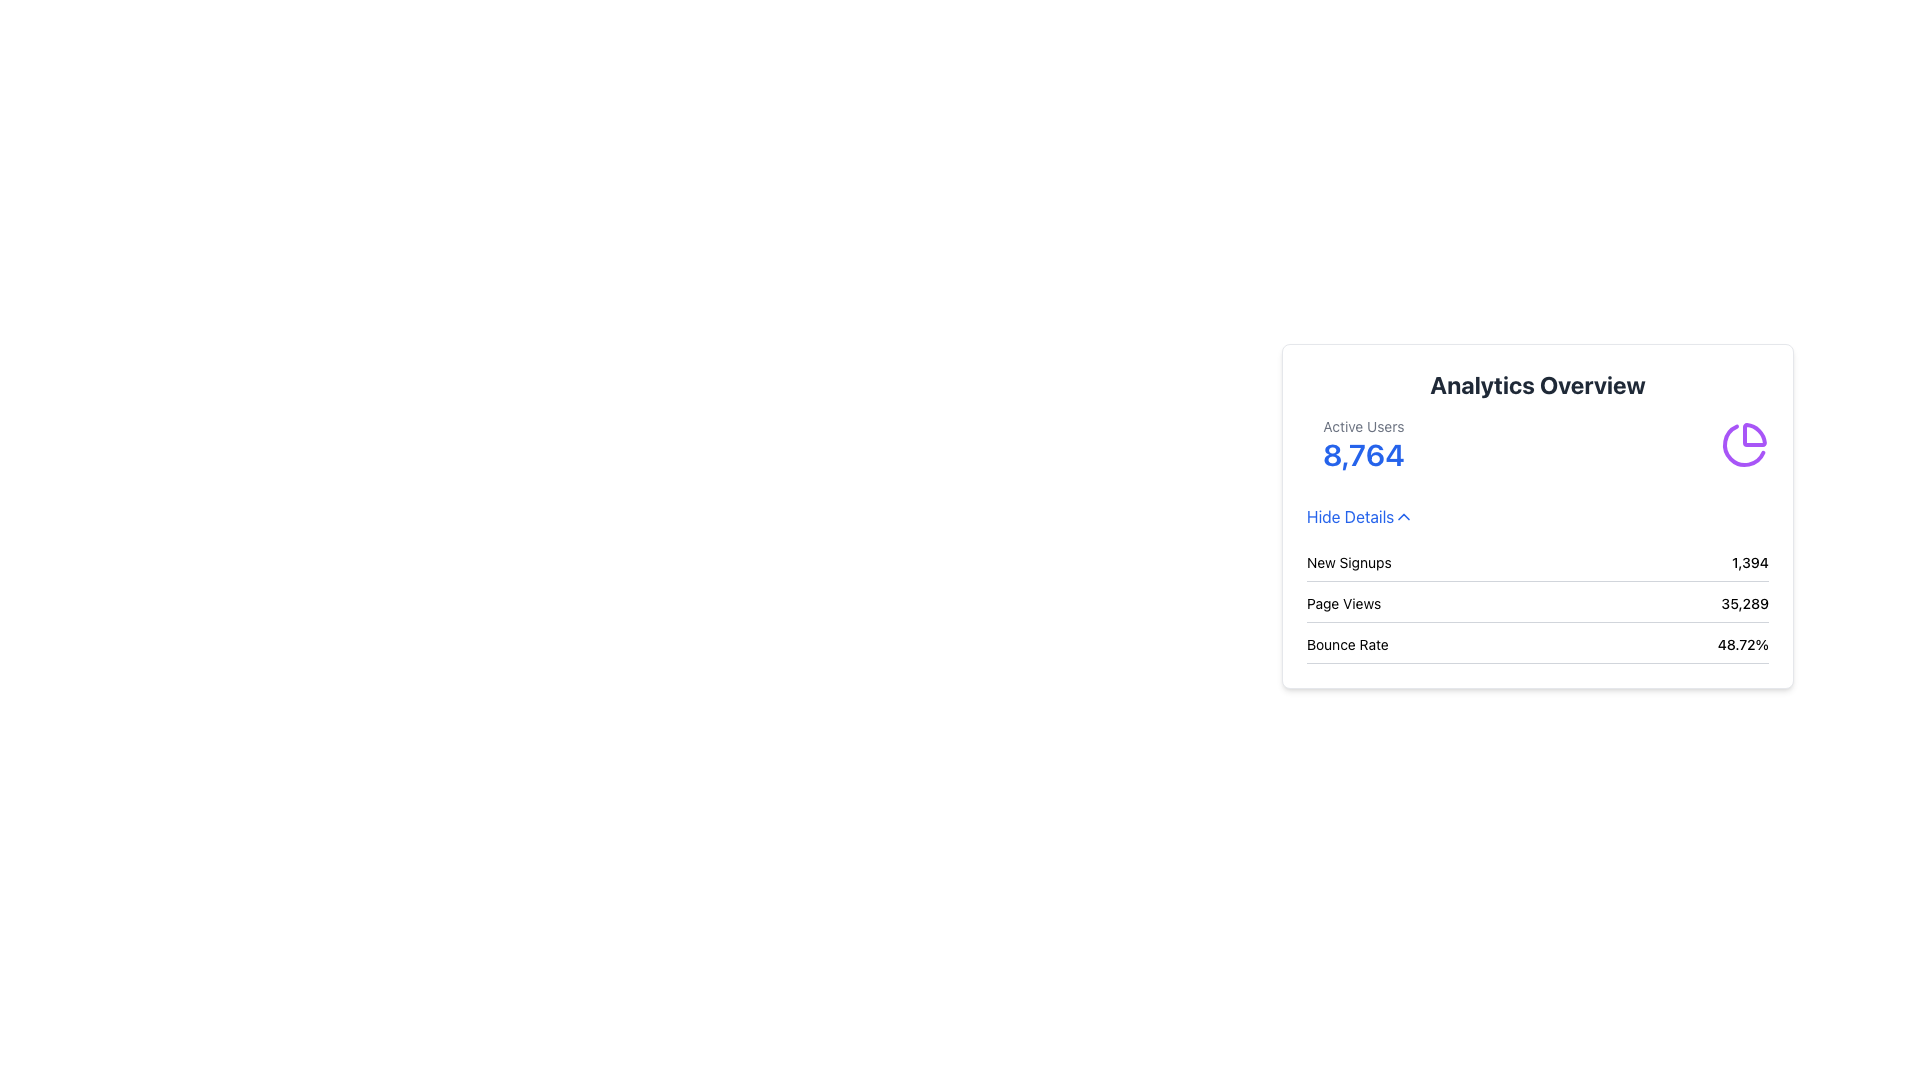  I want to click on information displayed in the 'New Signups' section of the 'Analytics Overview' panel, which shows the value '1,394', so click(1536, 567).